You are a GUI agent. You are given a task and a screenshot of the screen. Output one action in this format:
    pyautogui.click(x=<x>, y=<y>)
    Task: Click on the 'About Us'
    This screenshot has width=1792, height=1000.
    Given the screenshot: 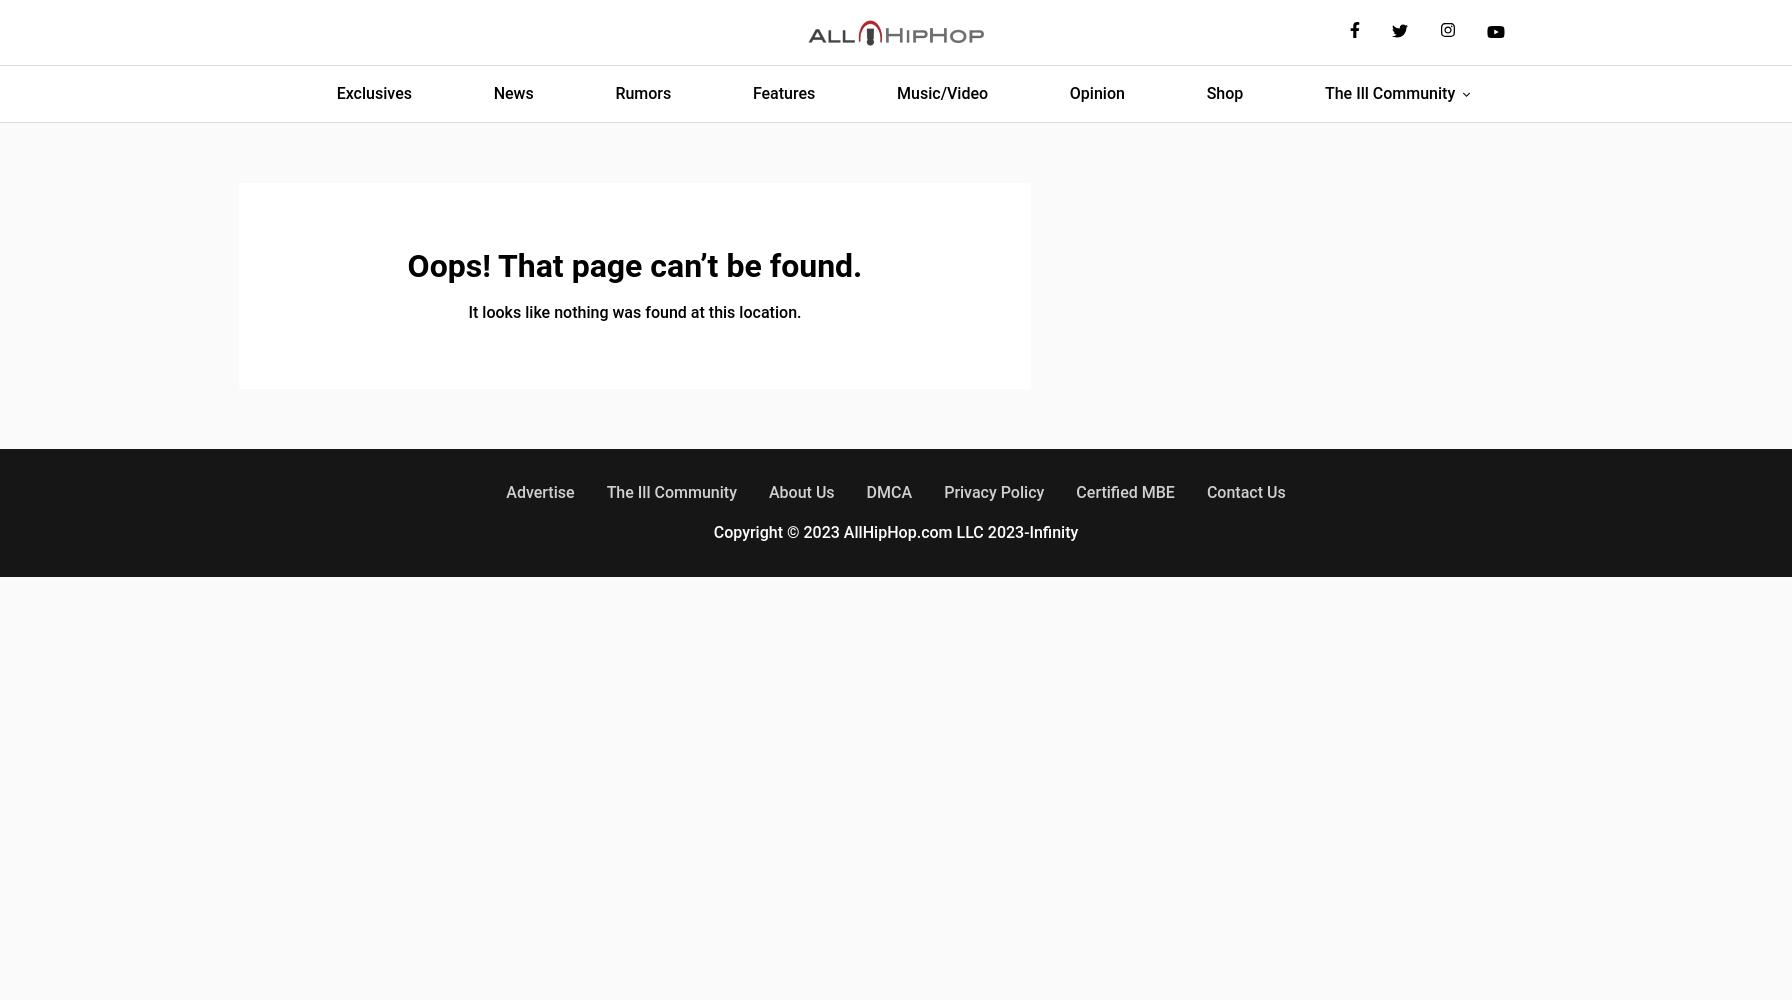 What is the action you would take?
    pyautogui.click(x=801, y=491)
    